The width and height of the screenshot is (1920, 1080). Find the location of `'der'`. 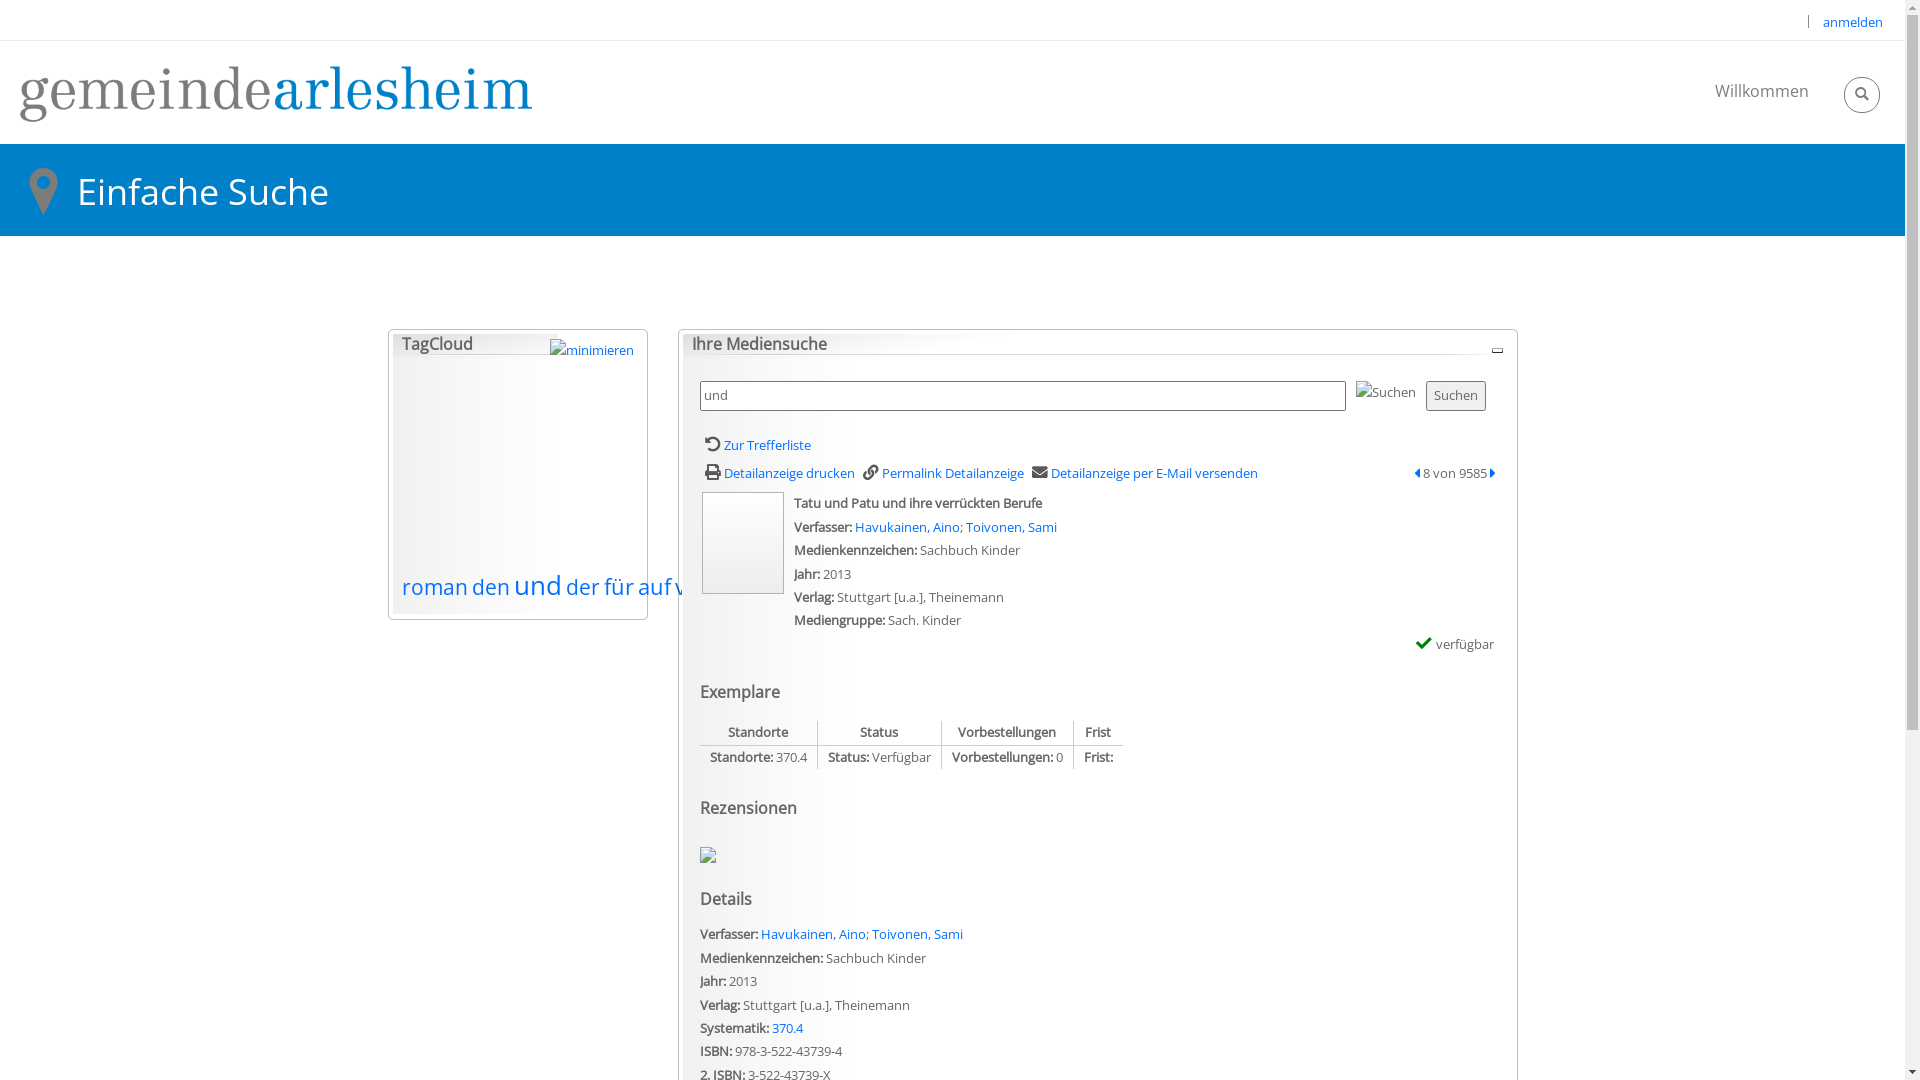

'der' is located at coordinates (581, 585).